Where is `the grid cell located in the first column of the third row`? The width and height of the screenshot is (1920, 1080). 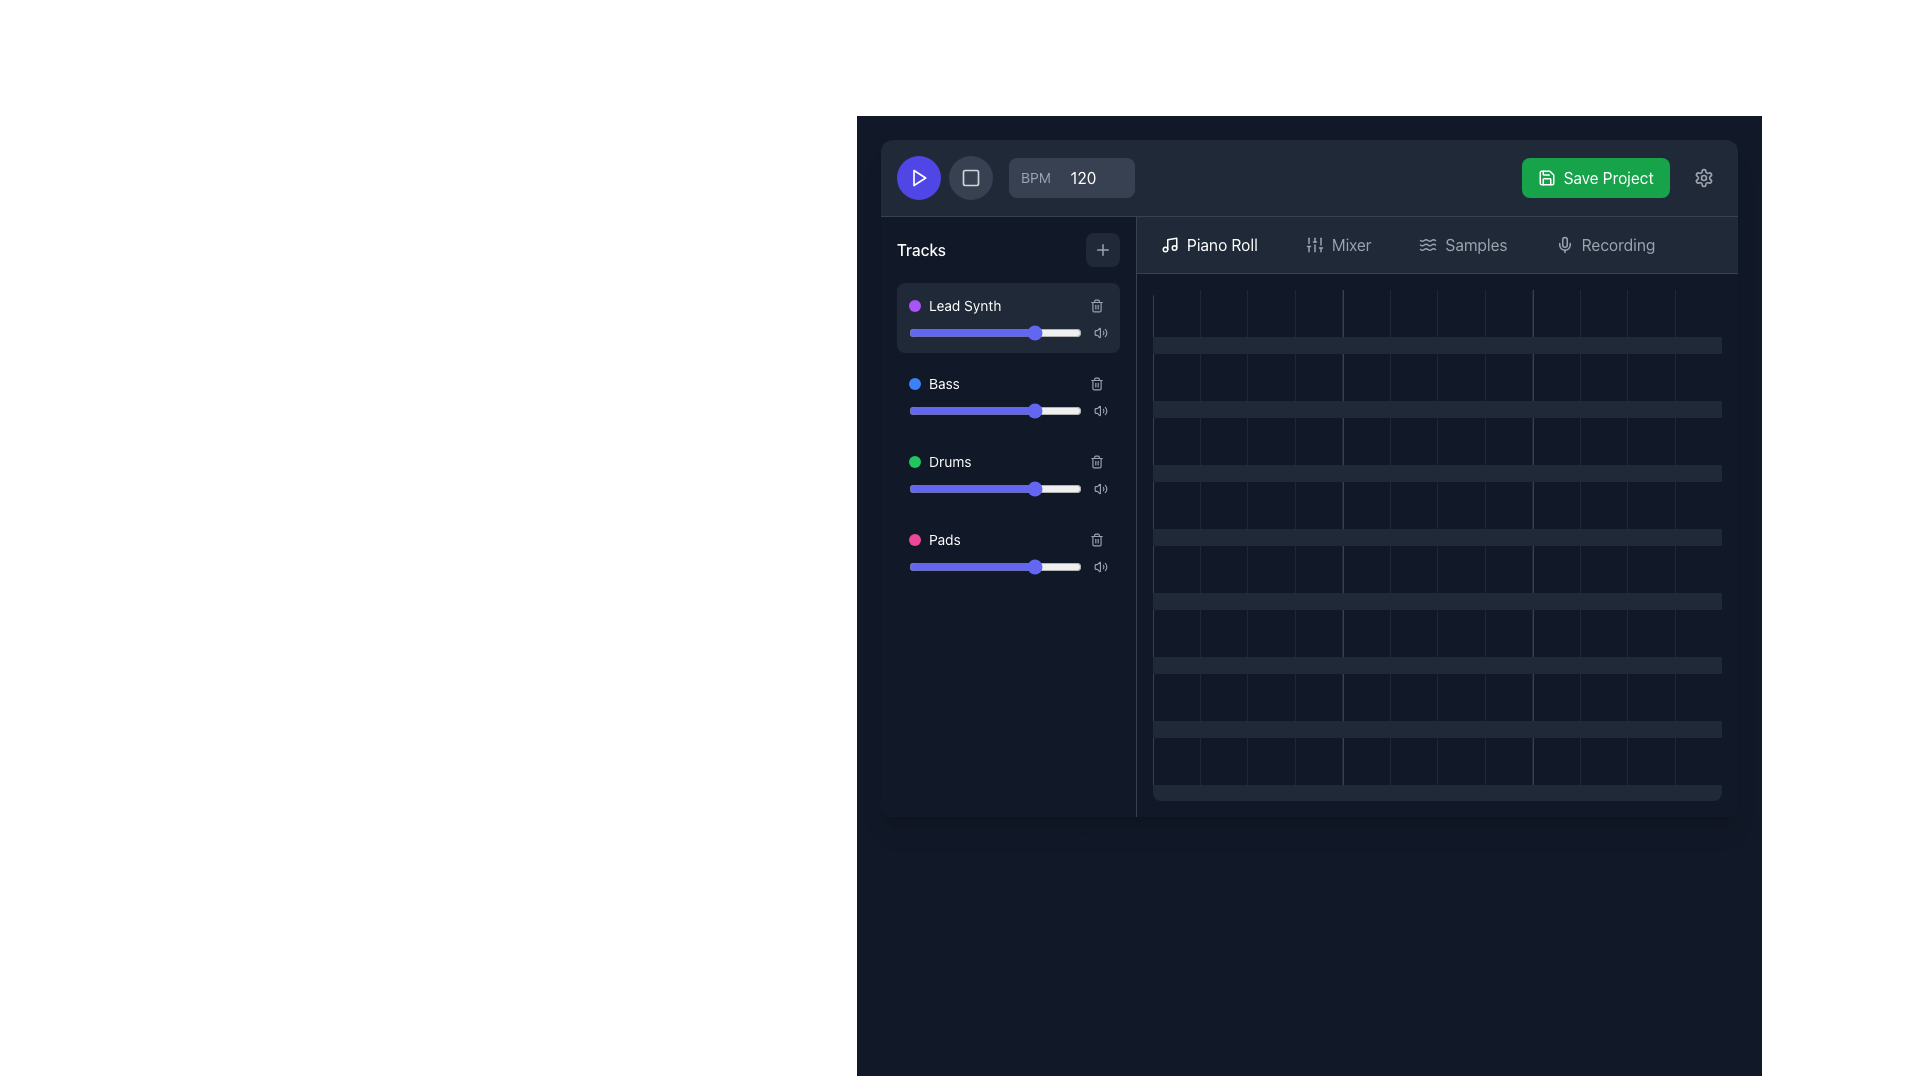
the grid cell located in the first column of the third row is located at coordinates (1176, 440).